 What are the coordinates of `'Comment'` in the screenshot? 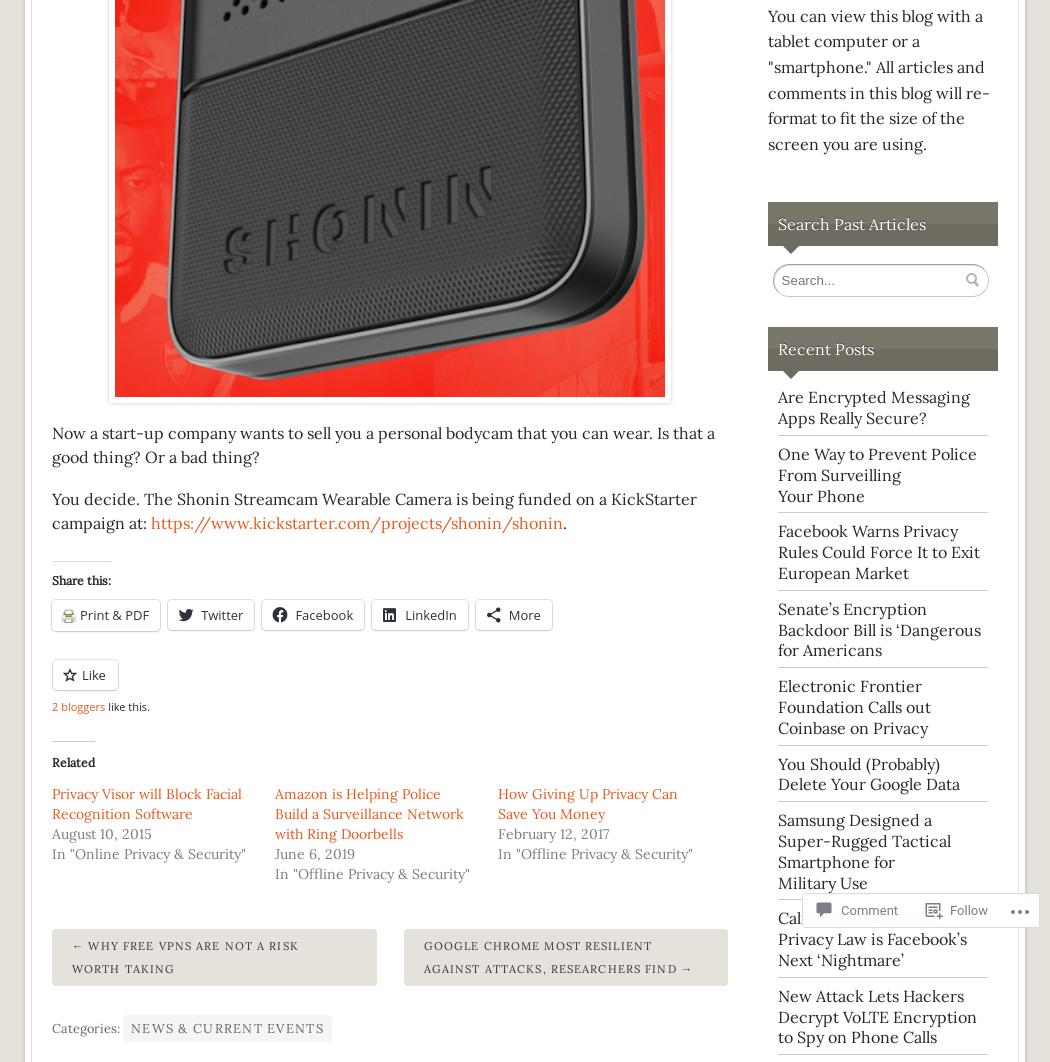 It's located at (841, 909).